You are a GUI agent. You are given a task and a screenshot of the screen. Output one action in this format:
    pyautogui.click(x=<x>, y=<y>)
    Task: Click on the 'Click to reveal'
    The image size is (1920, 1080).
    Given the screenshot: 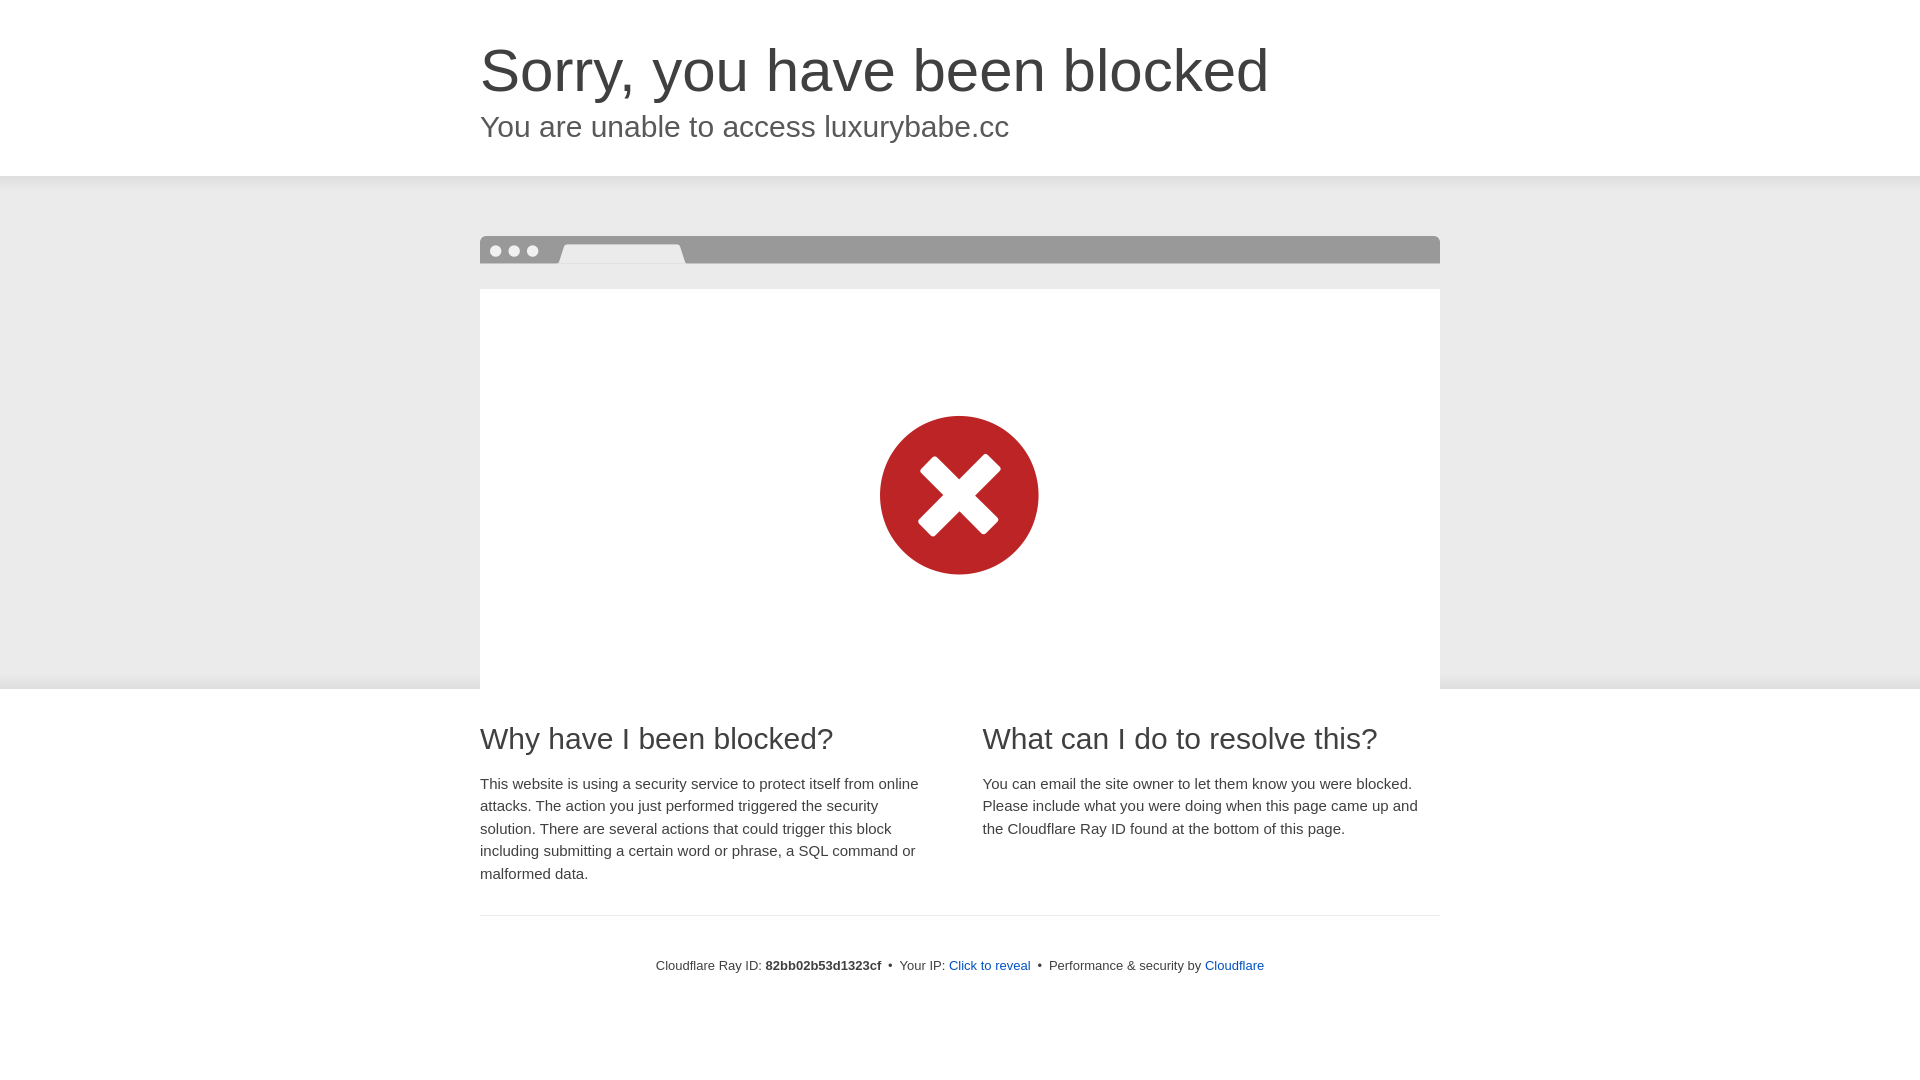 What is the action you would take?
    pyautogui.click(x=948, y=964)
    